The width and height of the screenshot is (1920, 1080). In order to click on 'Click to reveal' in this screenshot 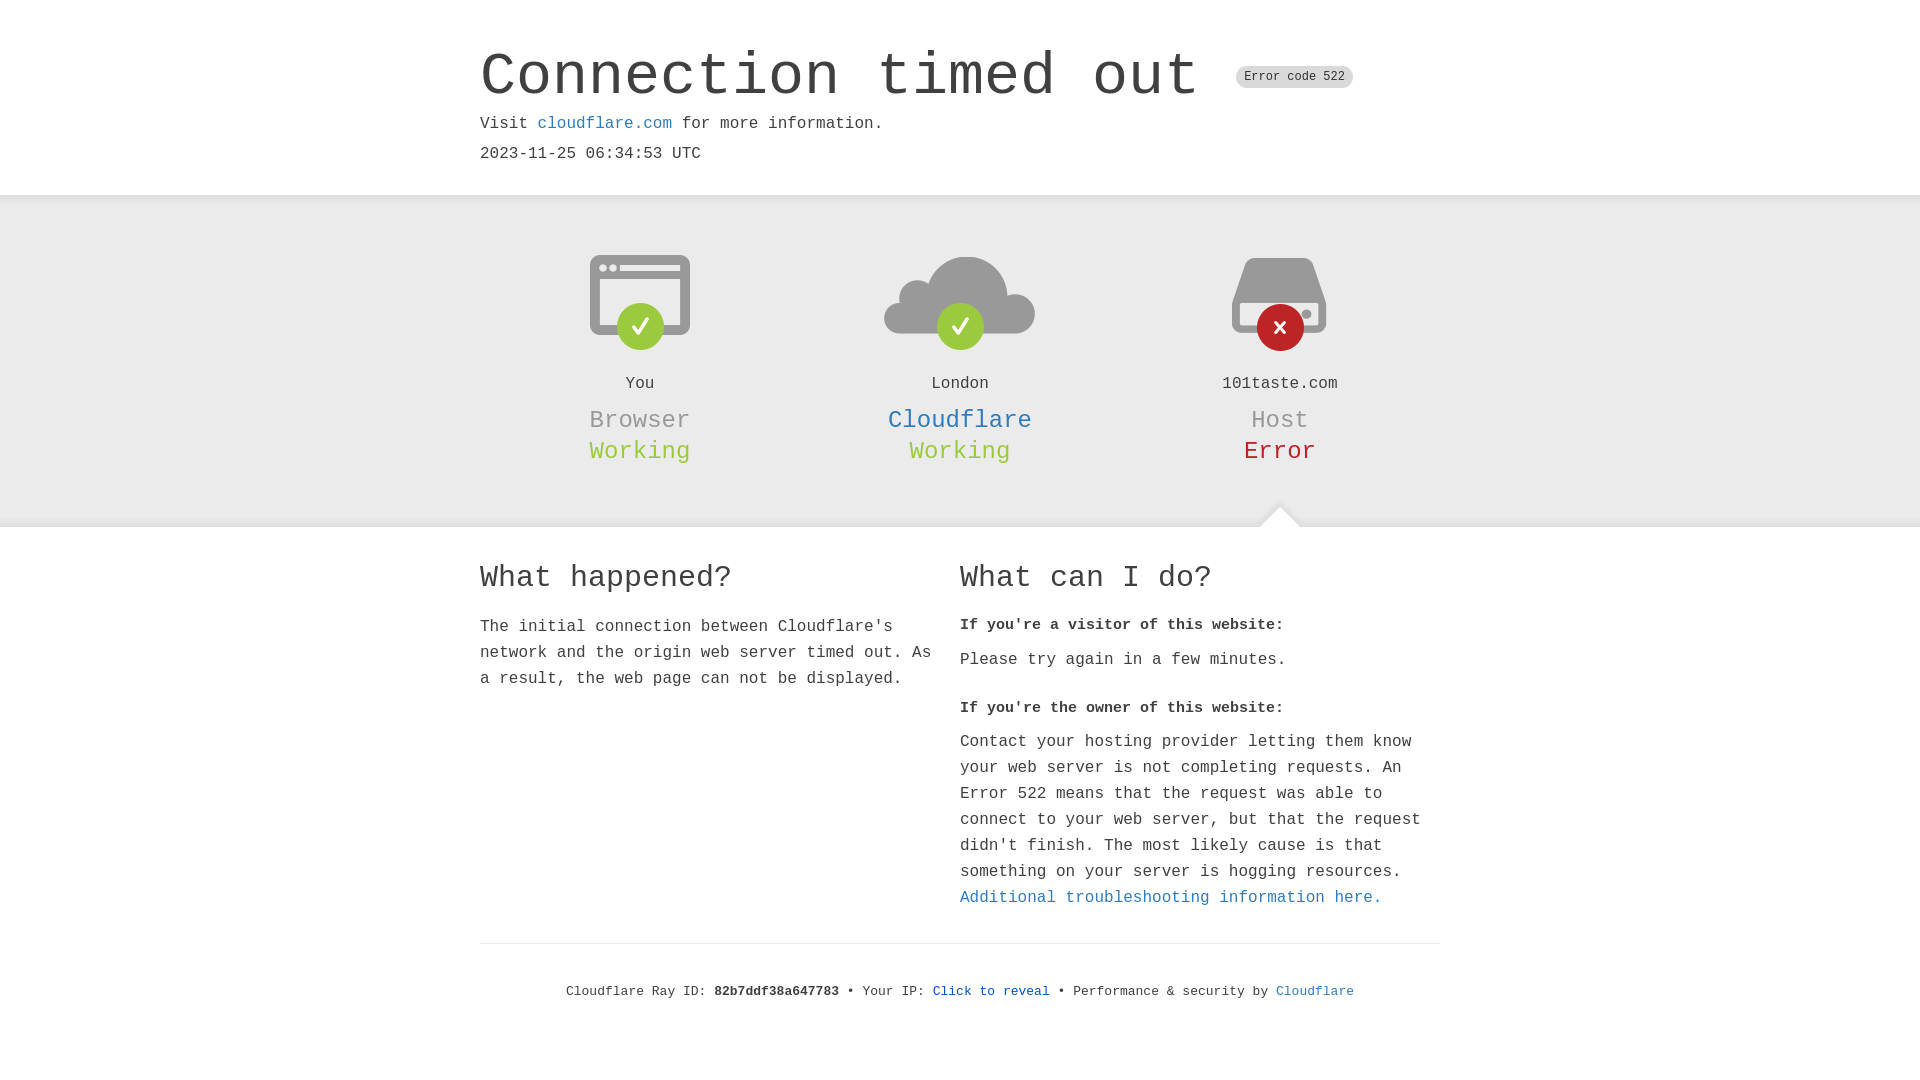, I will do `click(991, 991)`.